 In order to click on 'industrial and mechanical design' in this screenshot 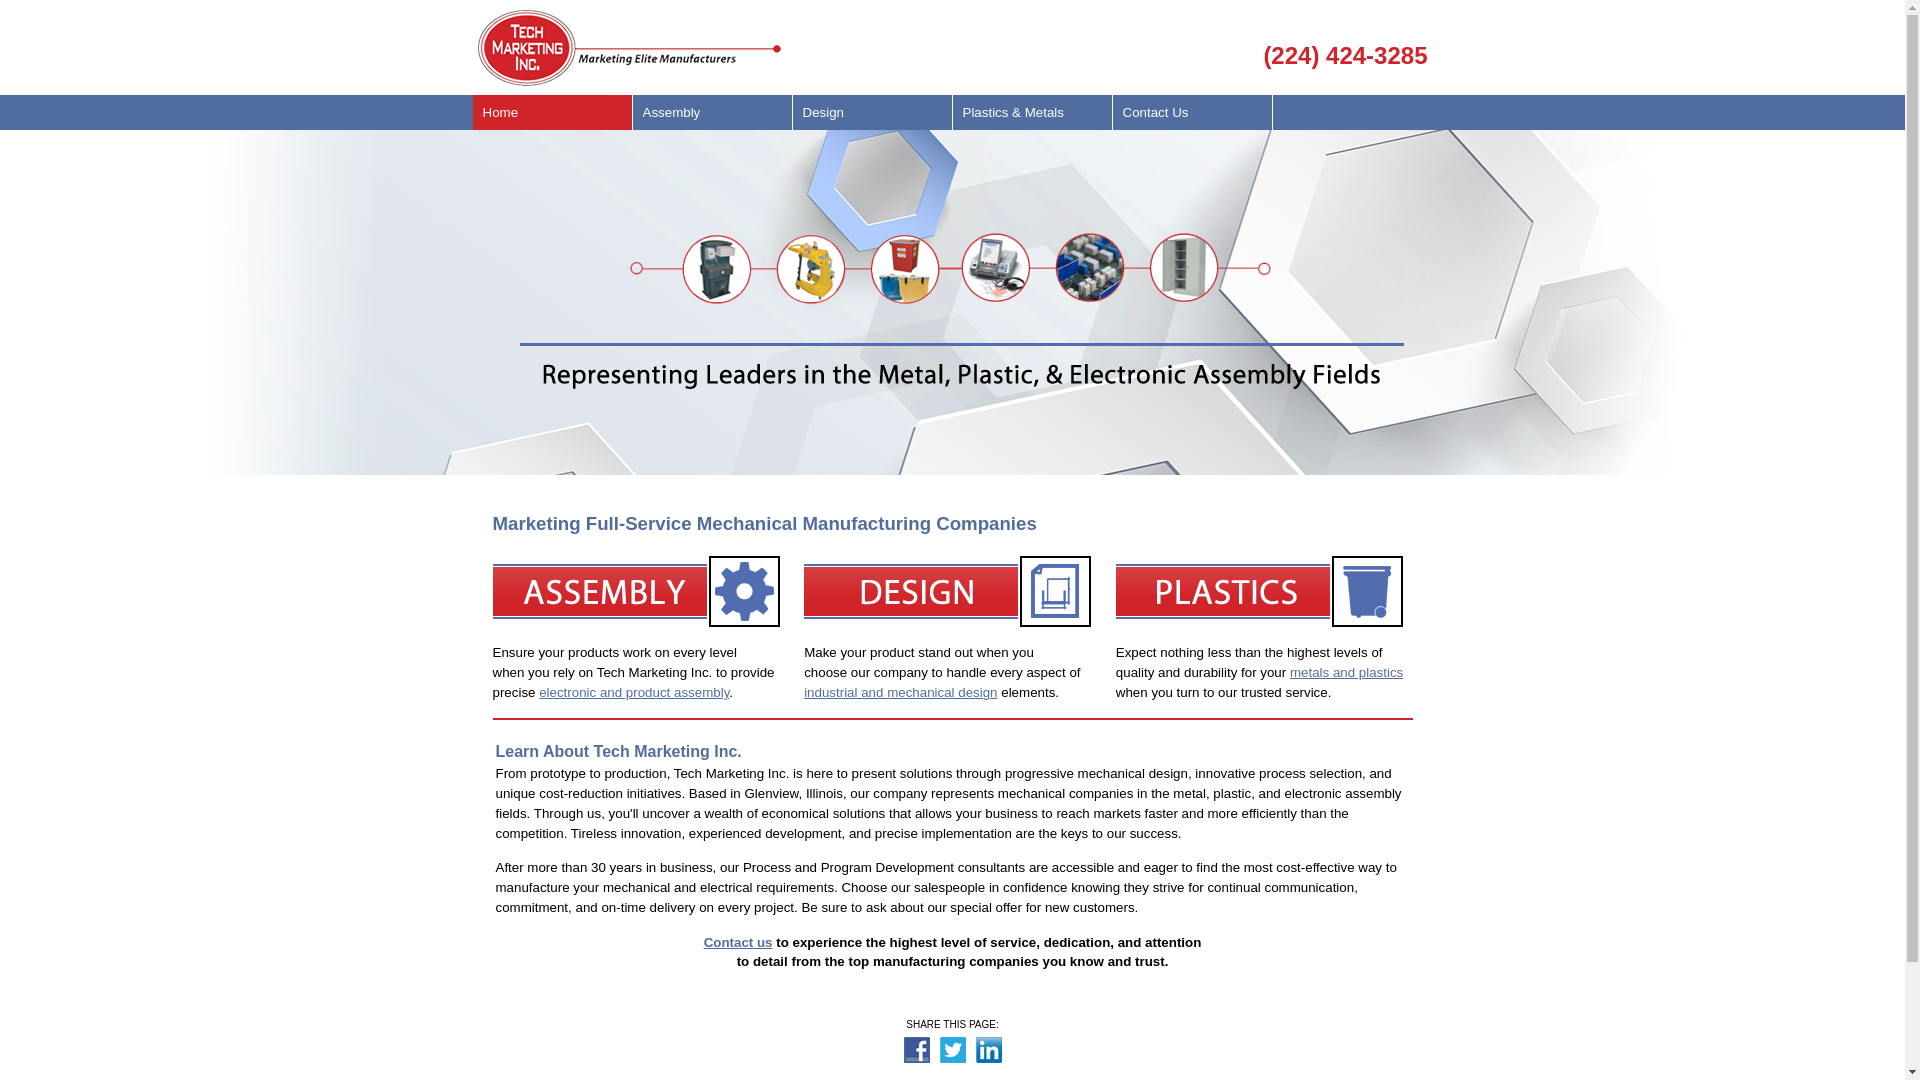, I will do `click(940, 701)`.